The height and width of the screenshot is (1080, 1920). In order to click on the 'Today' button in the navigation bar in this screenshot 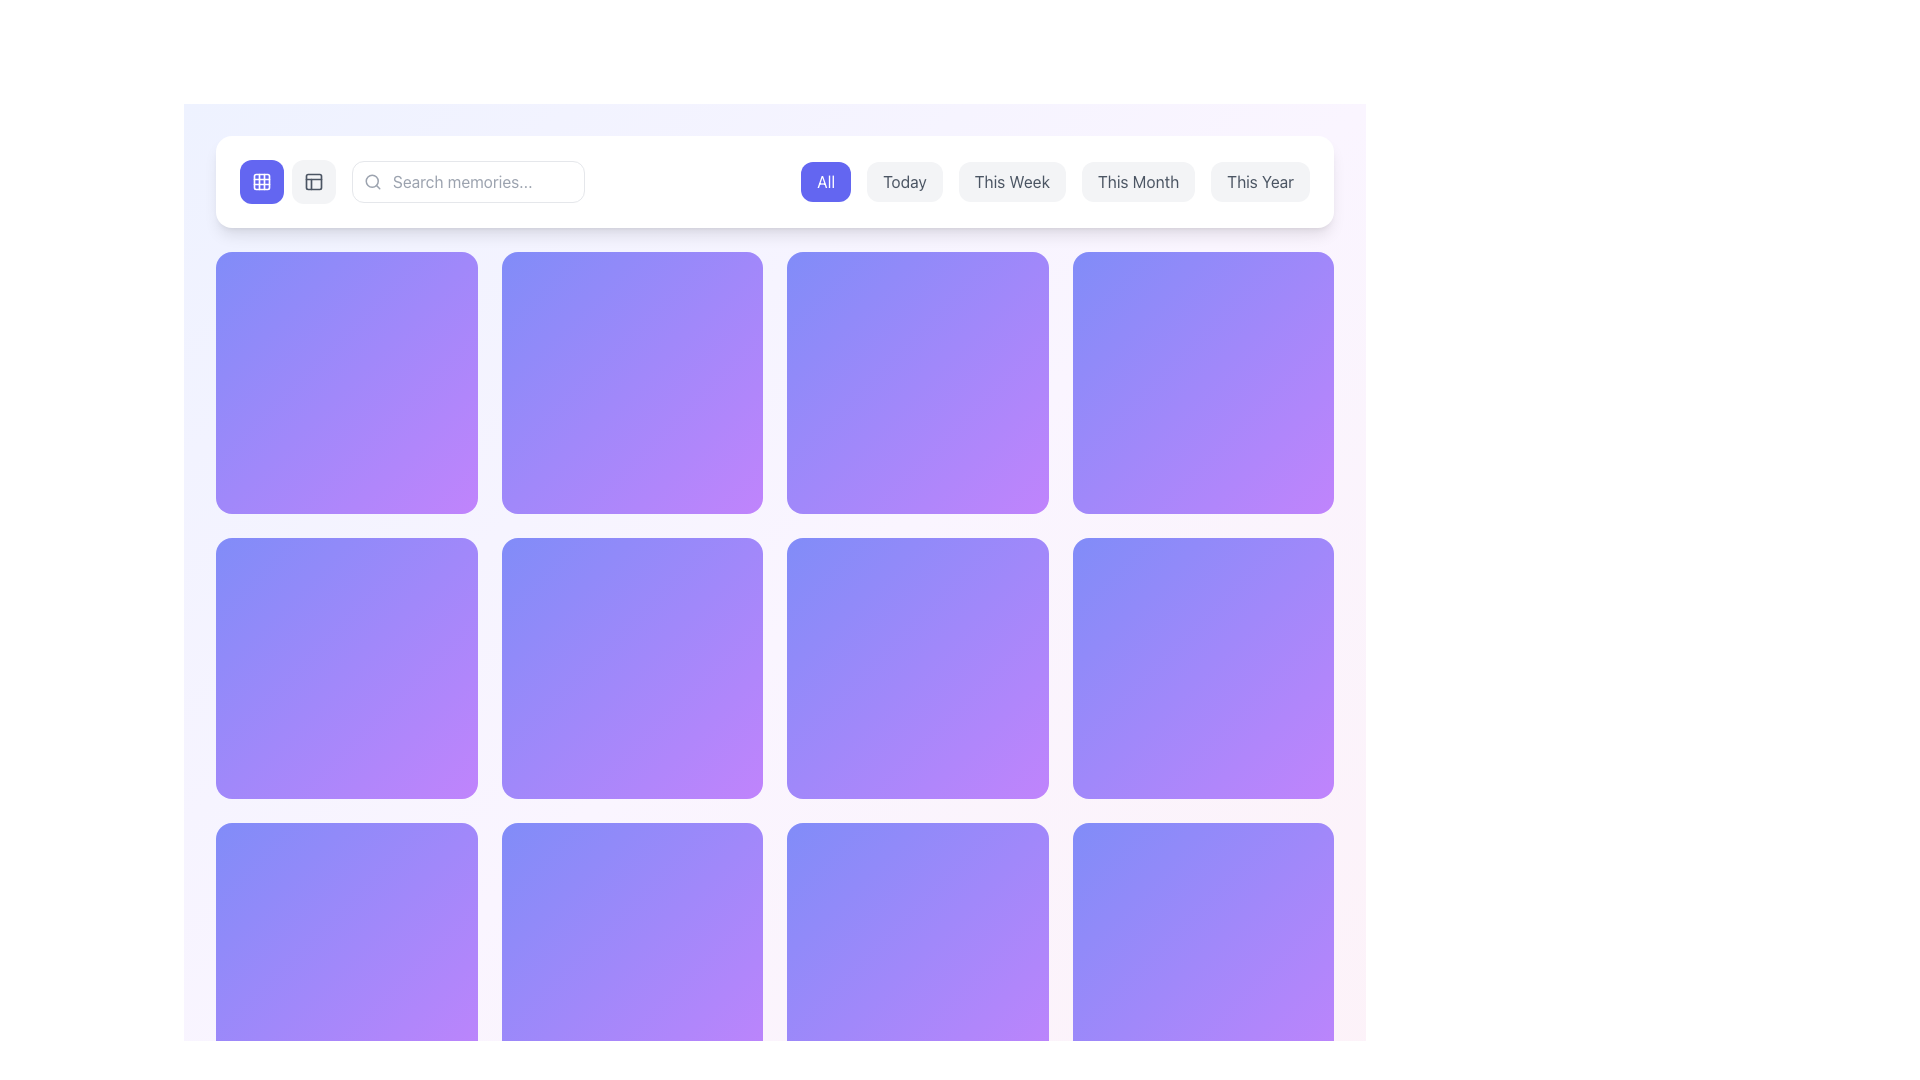, I will do `click(903, 181)`.